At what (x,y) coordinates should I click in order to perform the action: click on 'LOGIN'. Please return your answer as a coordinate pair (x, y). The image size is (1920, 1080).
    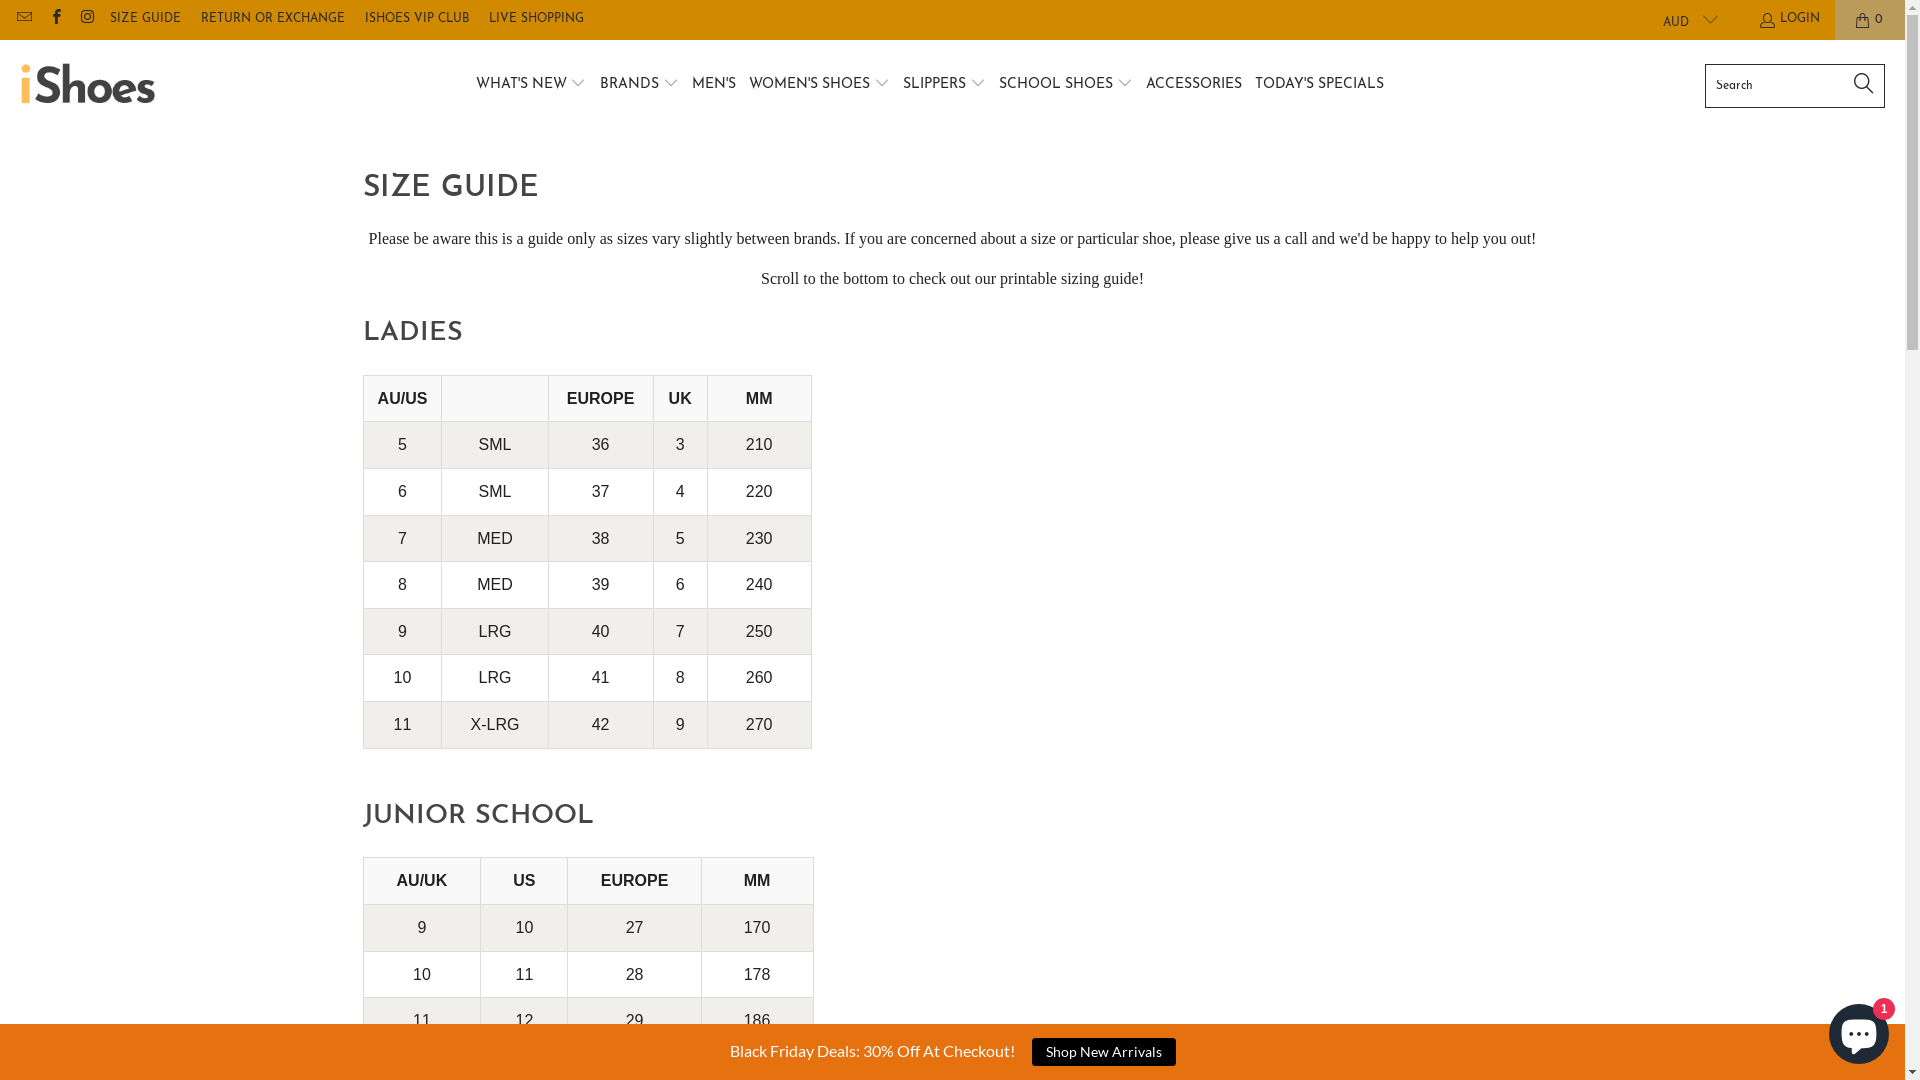
    Looking at the image, I should click on (1756, 19).